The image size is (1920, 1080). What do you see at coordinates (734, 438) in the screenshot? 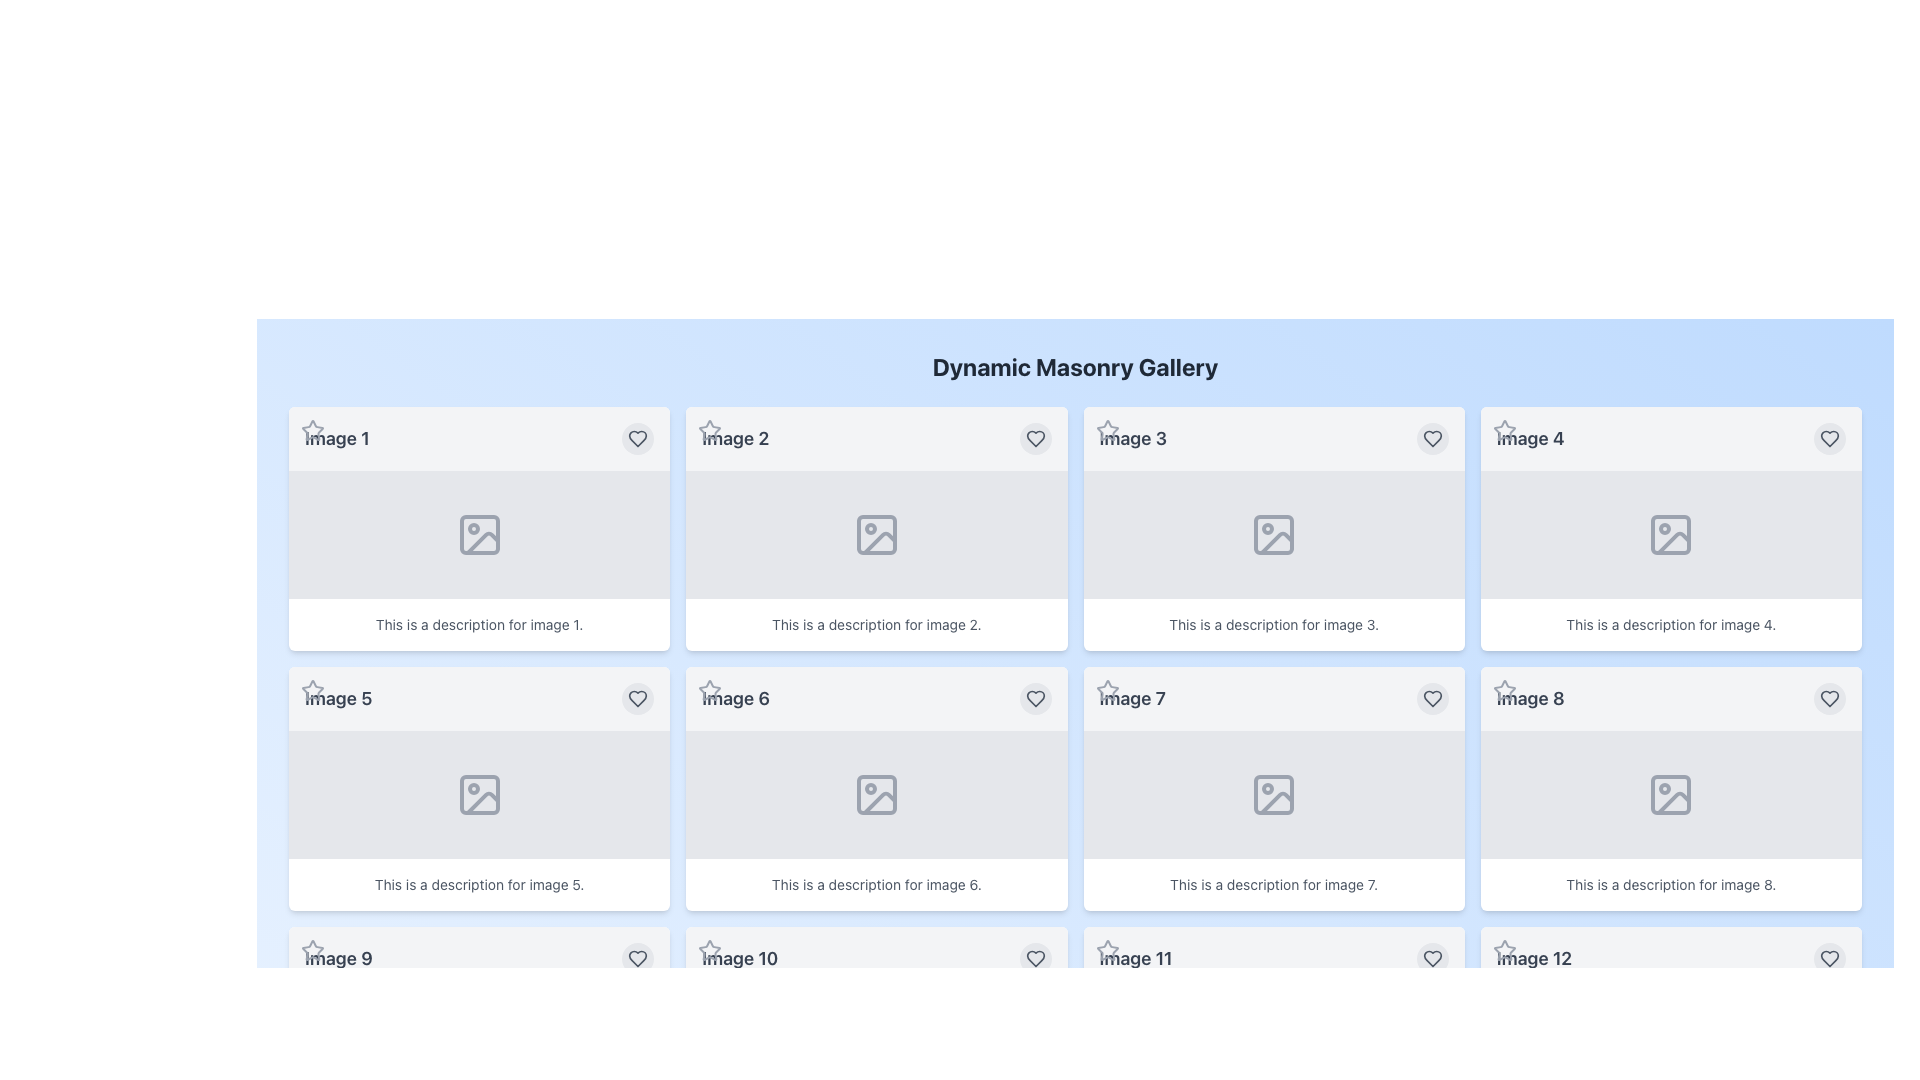
I see `the image card containing the text label located in the first row, second card from the left by clicking on it` at bounding box center [734, 438].